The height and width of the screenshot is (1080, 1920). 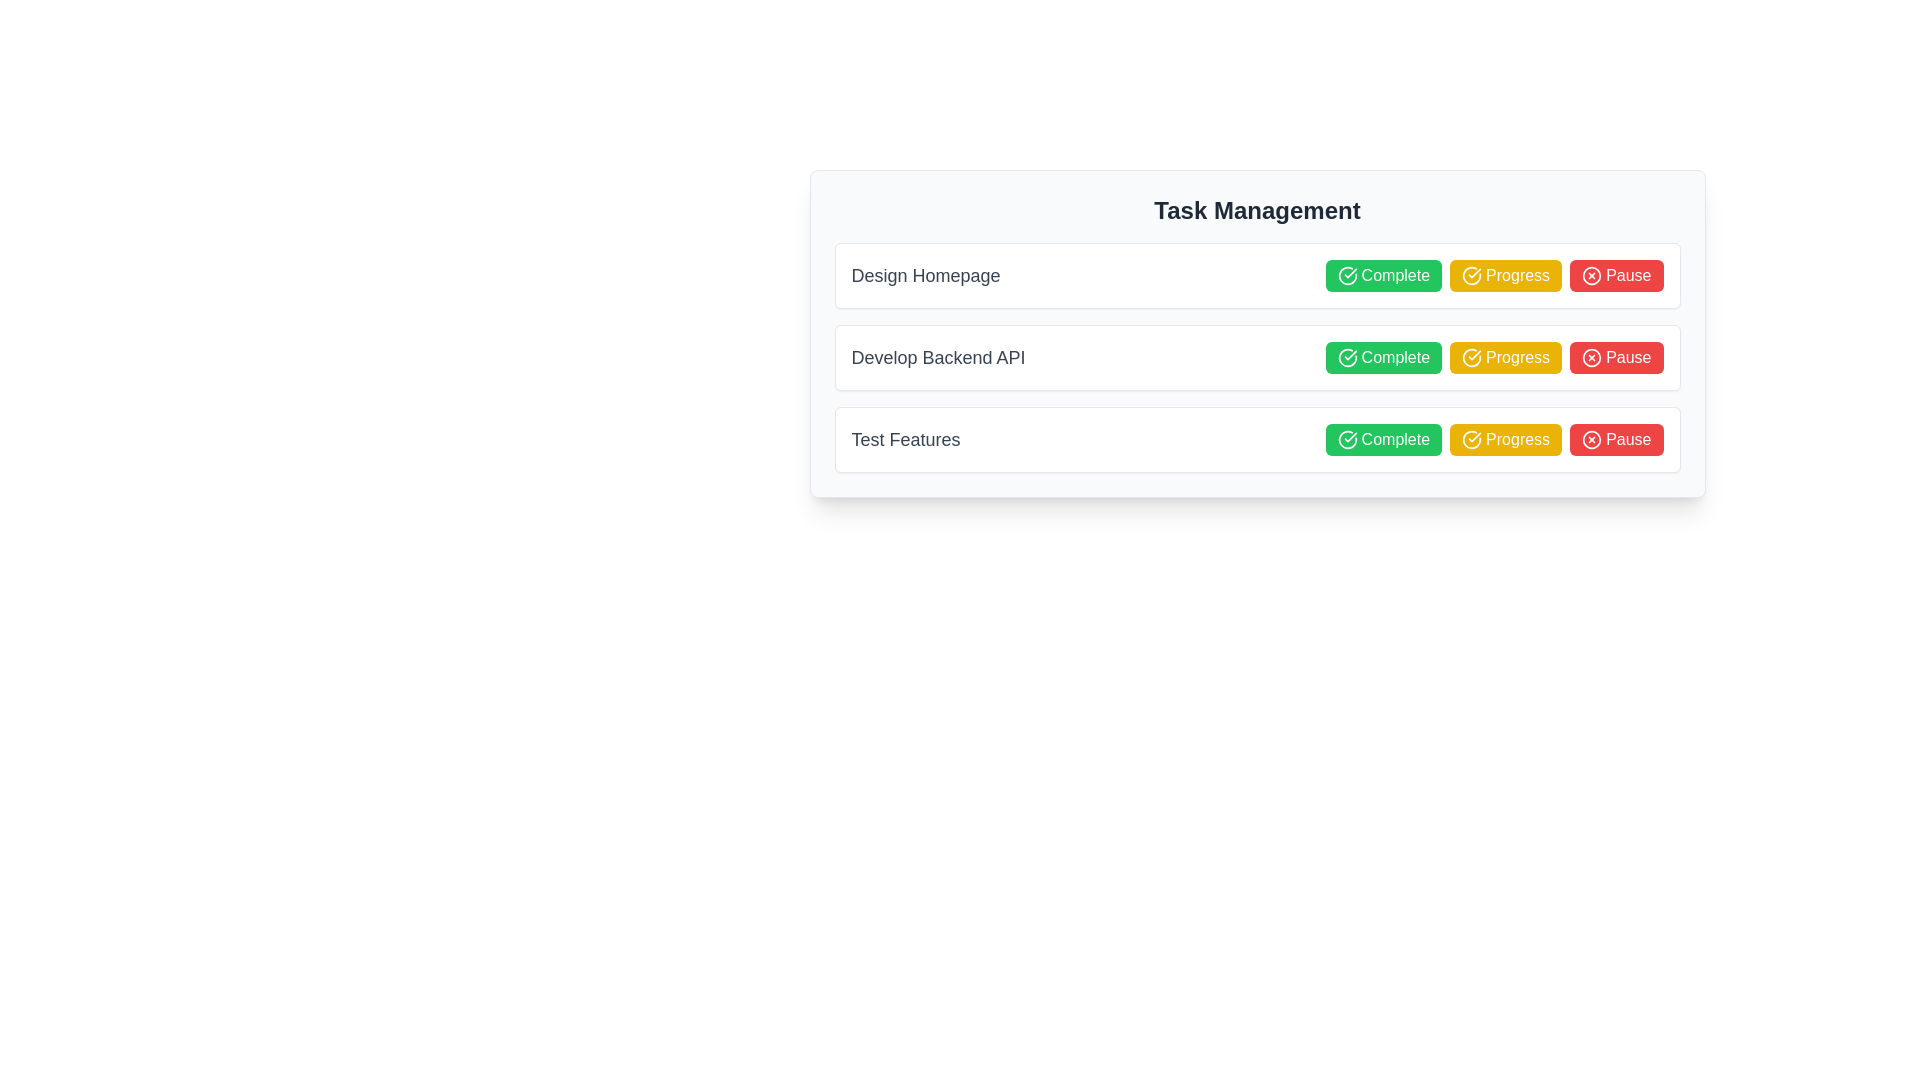 I want to click on the 'Progress' button, which has a yellow background, white text, and a checkmark icon, located in the 'Develop Backend API' task row, so click(x=1494, y=357).